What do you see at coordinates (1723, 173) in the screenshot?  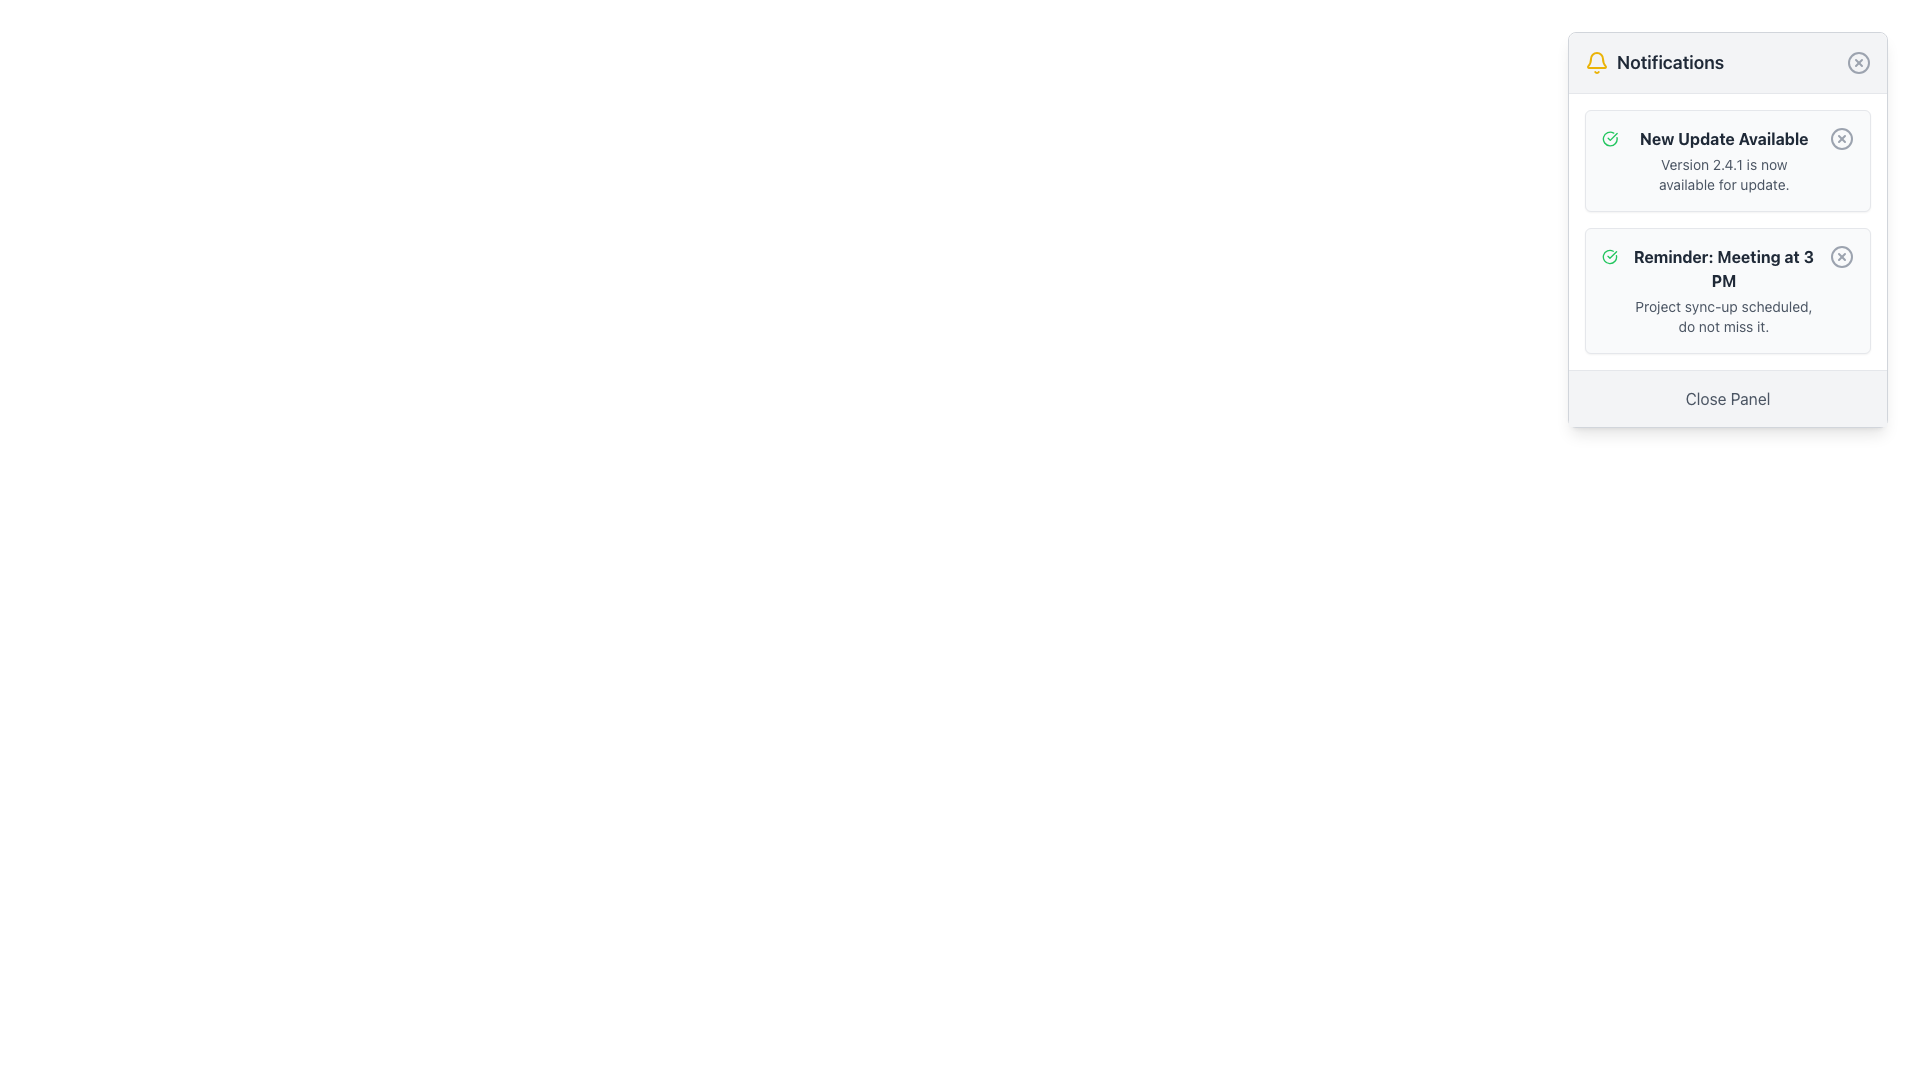 I see `the text label that indicates the availability of update Version 2.4.1, located below the 'New Update Available' heading in the notification card` at bounding box center [1723, 173].